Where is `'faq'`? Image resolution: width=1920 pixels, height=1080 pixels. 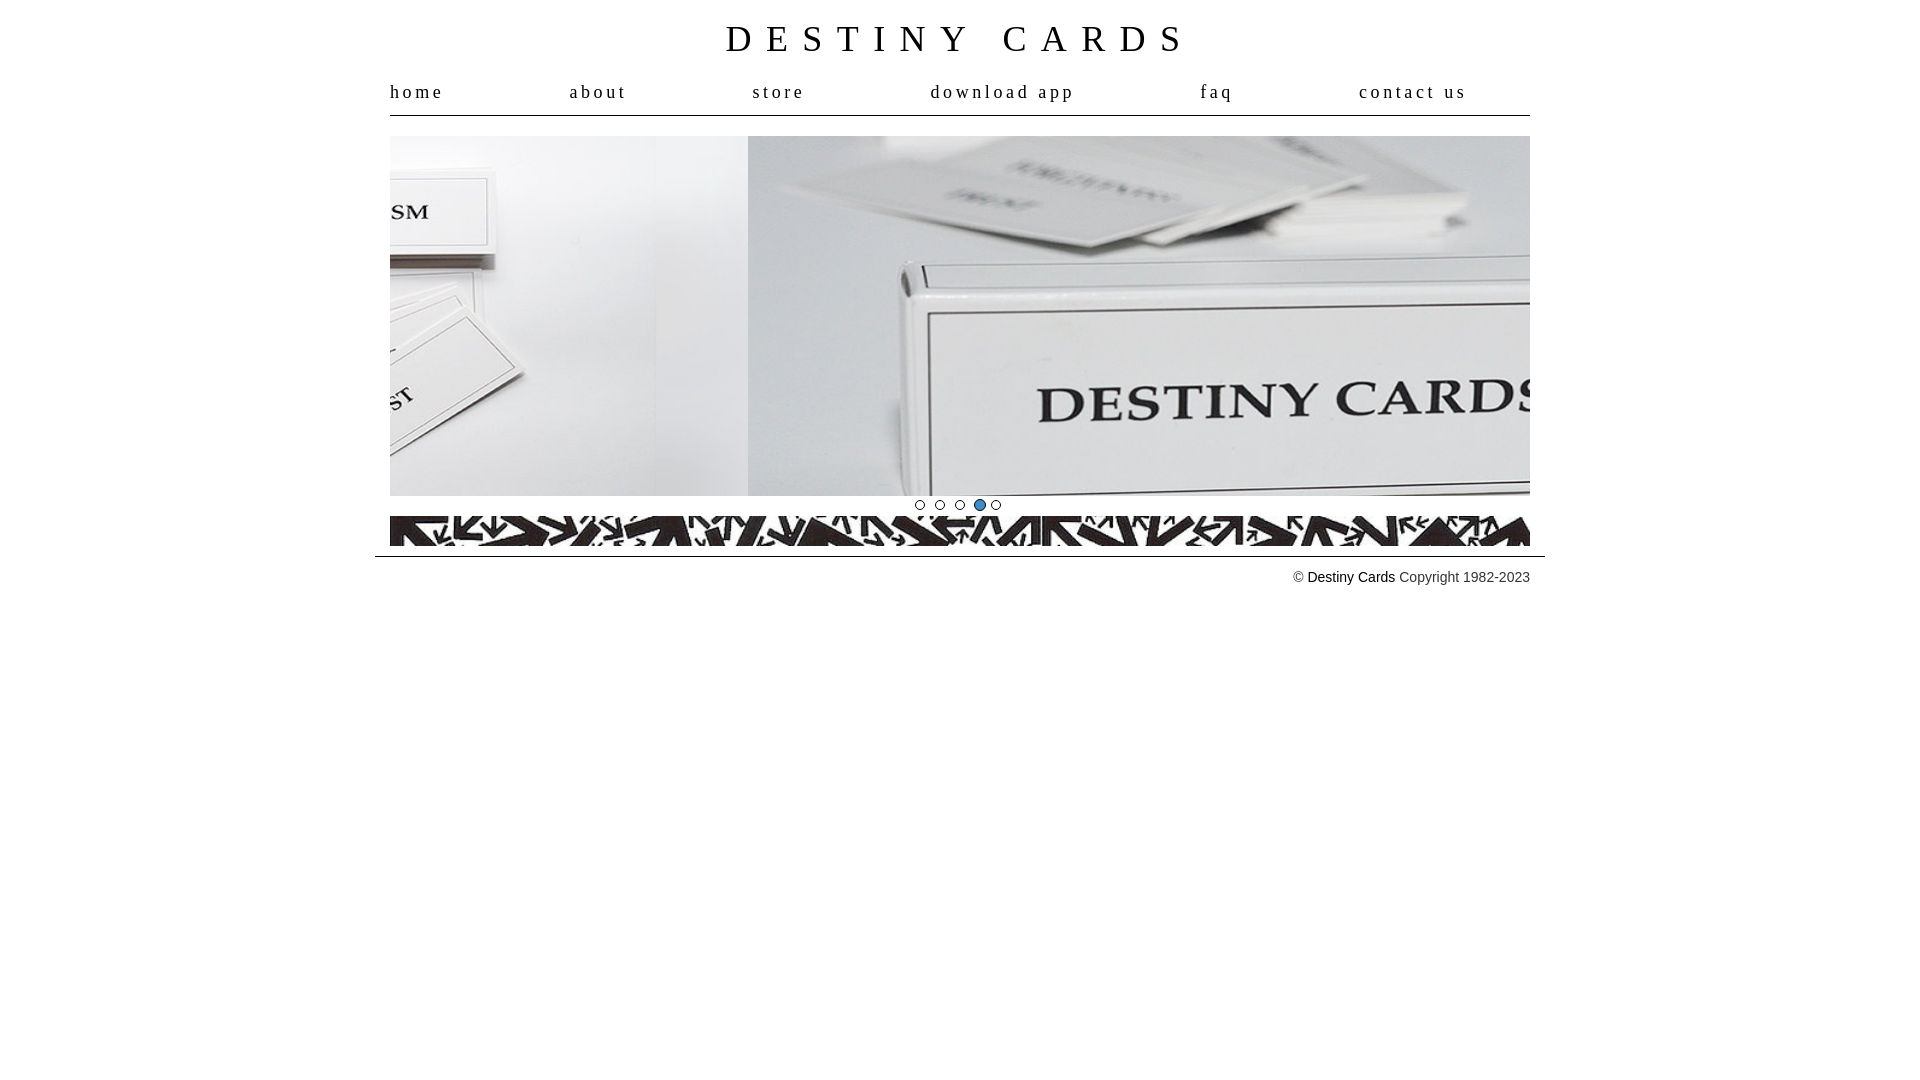 'faq' is located at coordinates (1216, 92).